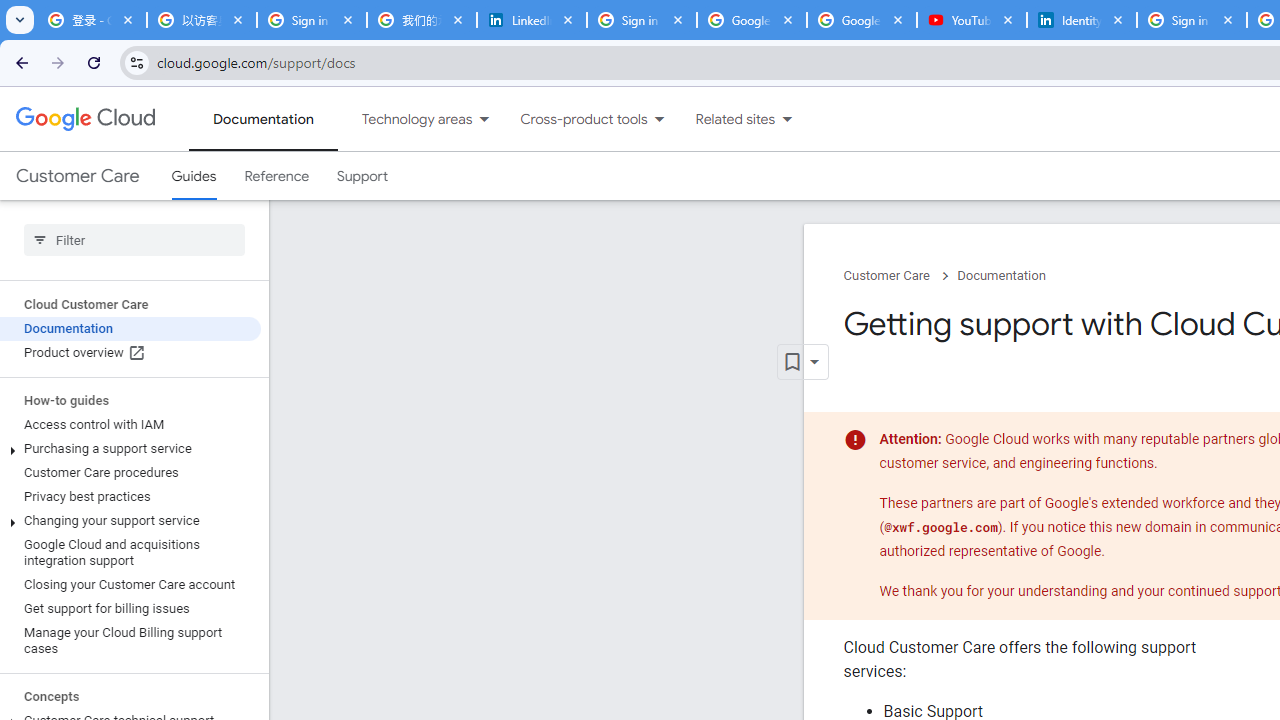  Describe the element at coordinates (571, 119) in the screenshot. I see `'Cross-product tools'` at that location.